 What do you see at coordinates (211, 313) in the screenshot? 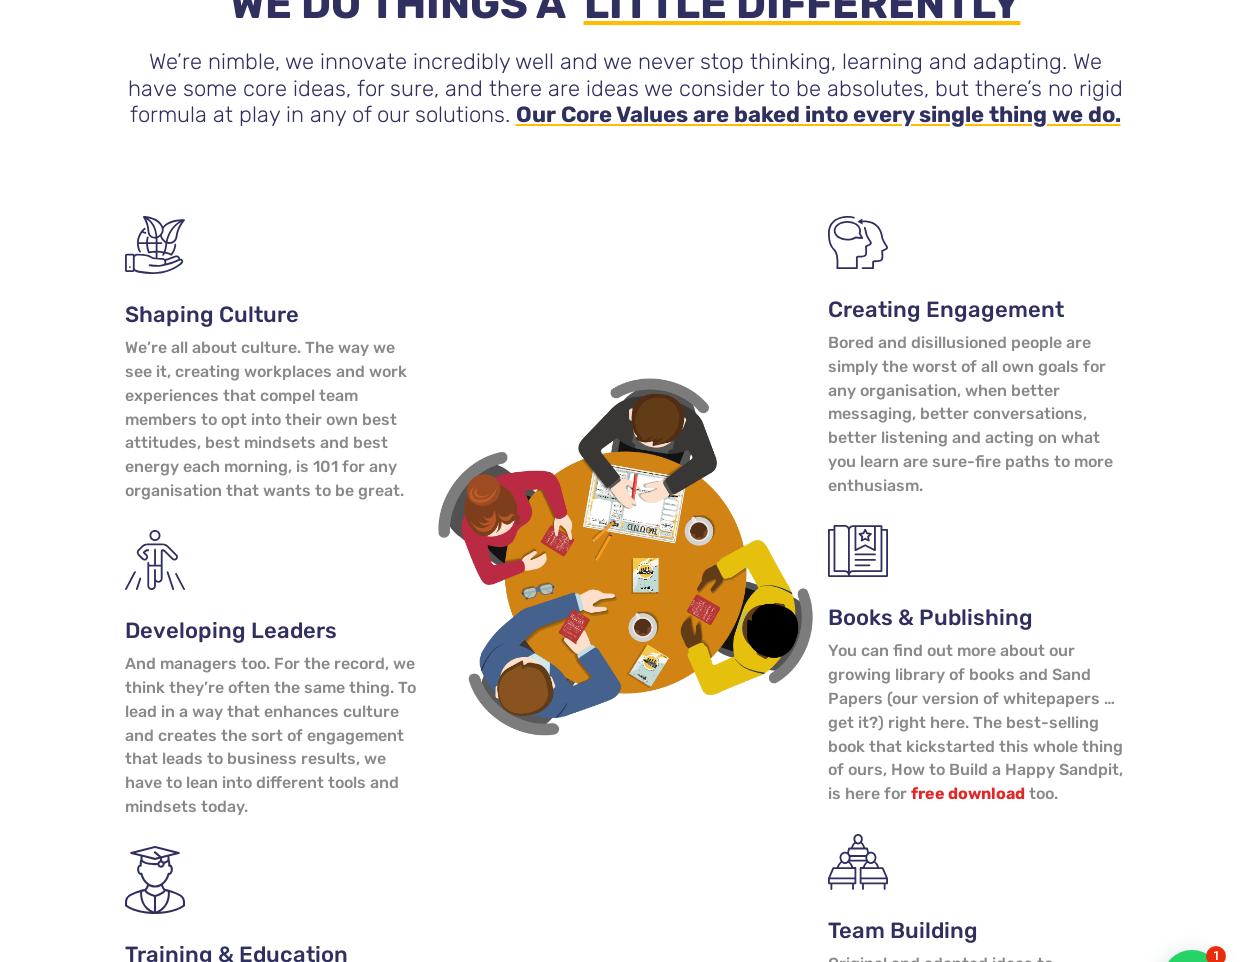
I see `'Shaping Culture'` at bounding box center [211, 313].